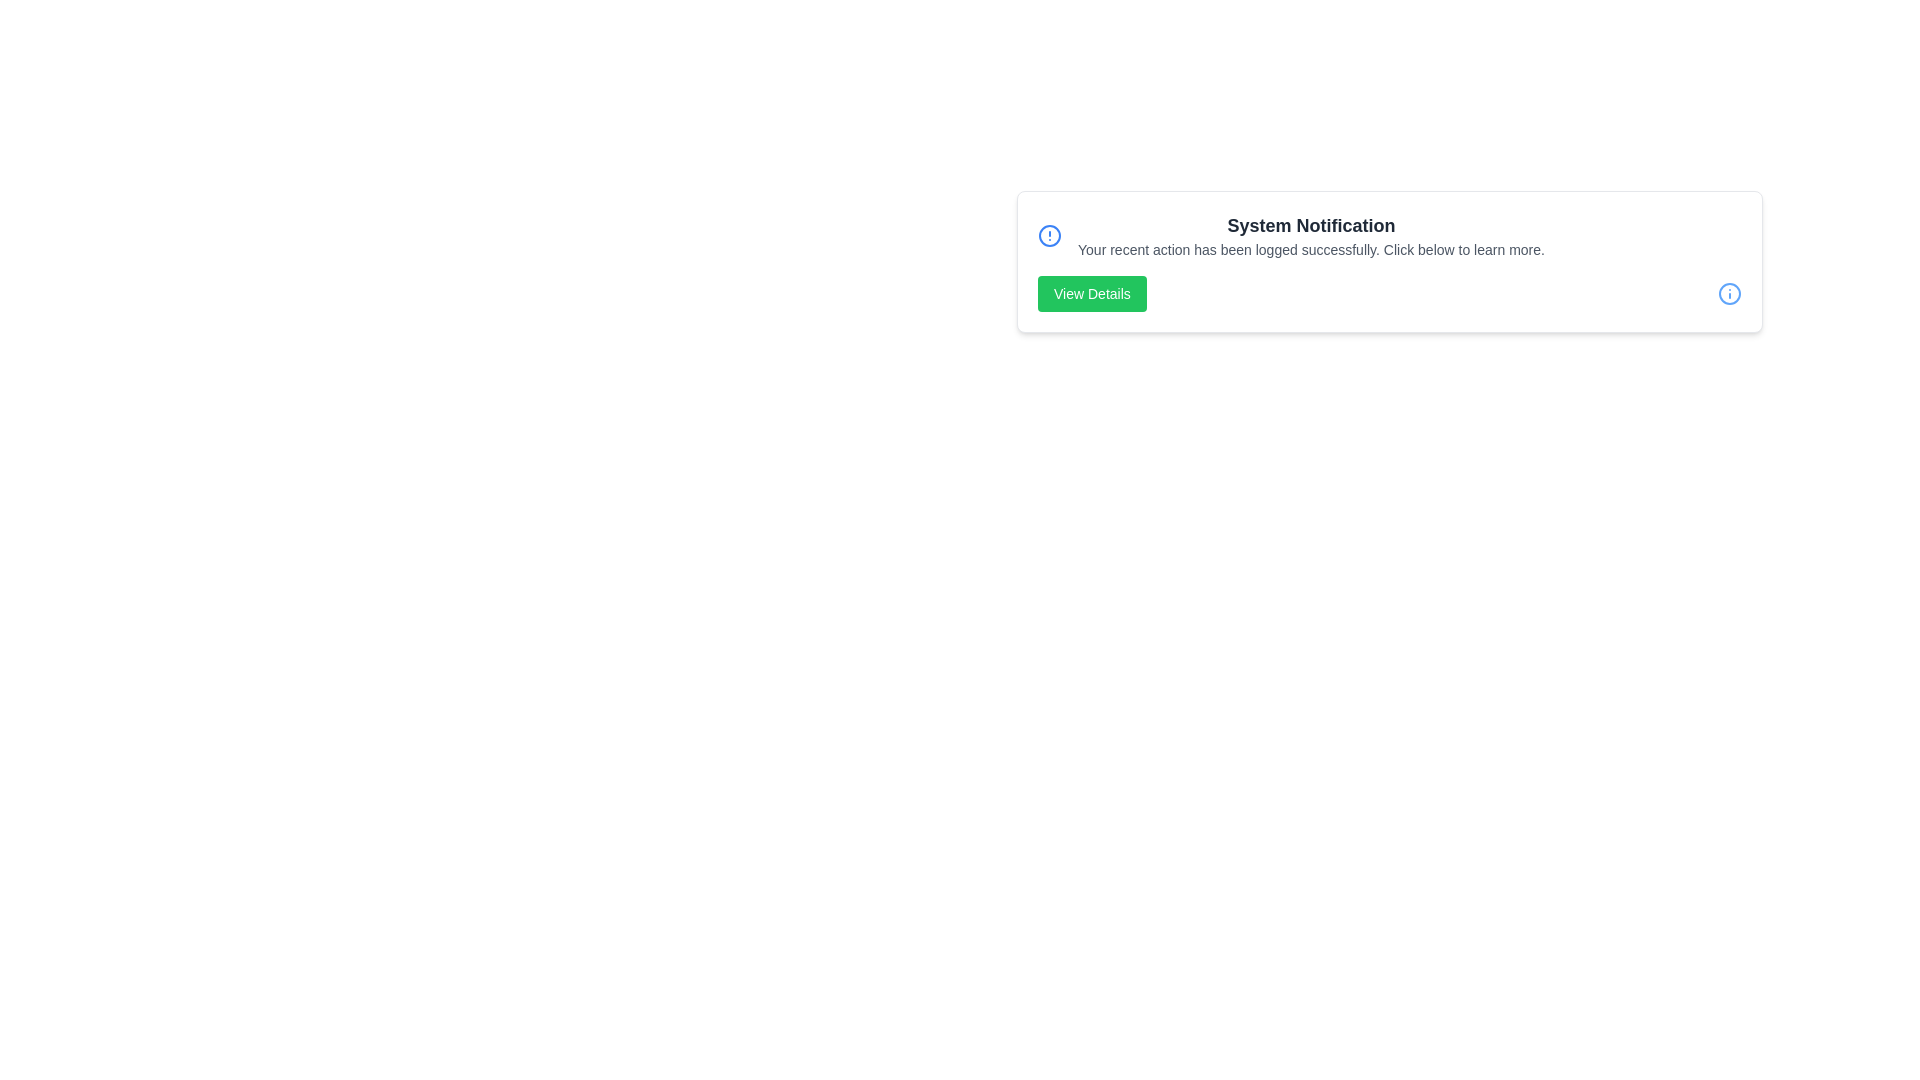 Image resolution: width=1920 pixels, height=1080 pixels. Describe the element at coordinates (1049, 234) in the screenshot. I see `the 'Alert Circle' icon on the left to inspect it` at that location.